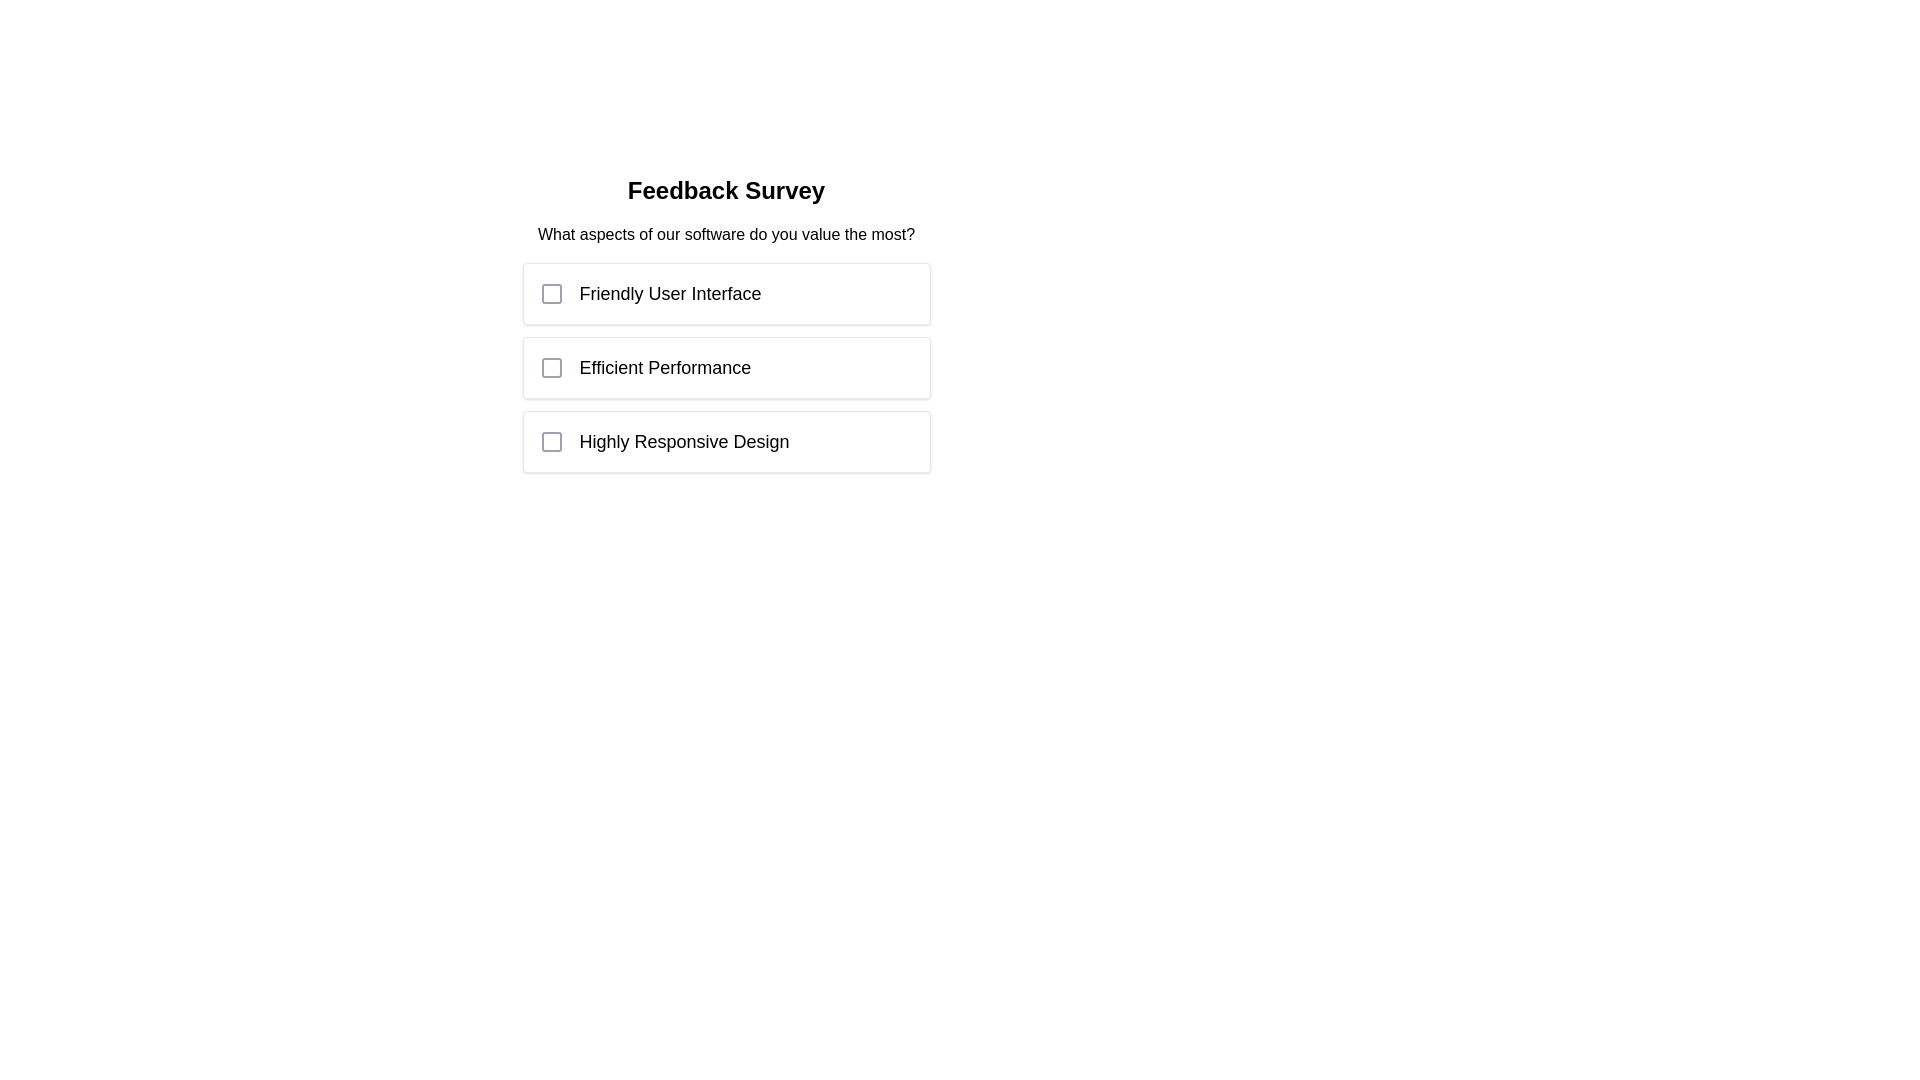 This screenshot has width=1920, height=1080. Describe the element at coordinates (551, 441) in the screenshot. I see `the inner square subcomponent of the checkbox representing the 'Highly Responsive Design' option, which is the third option in the list` at that location.